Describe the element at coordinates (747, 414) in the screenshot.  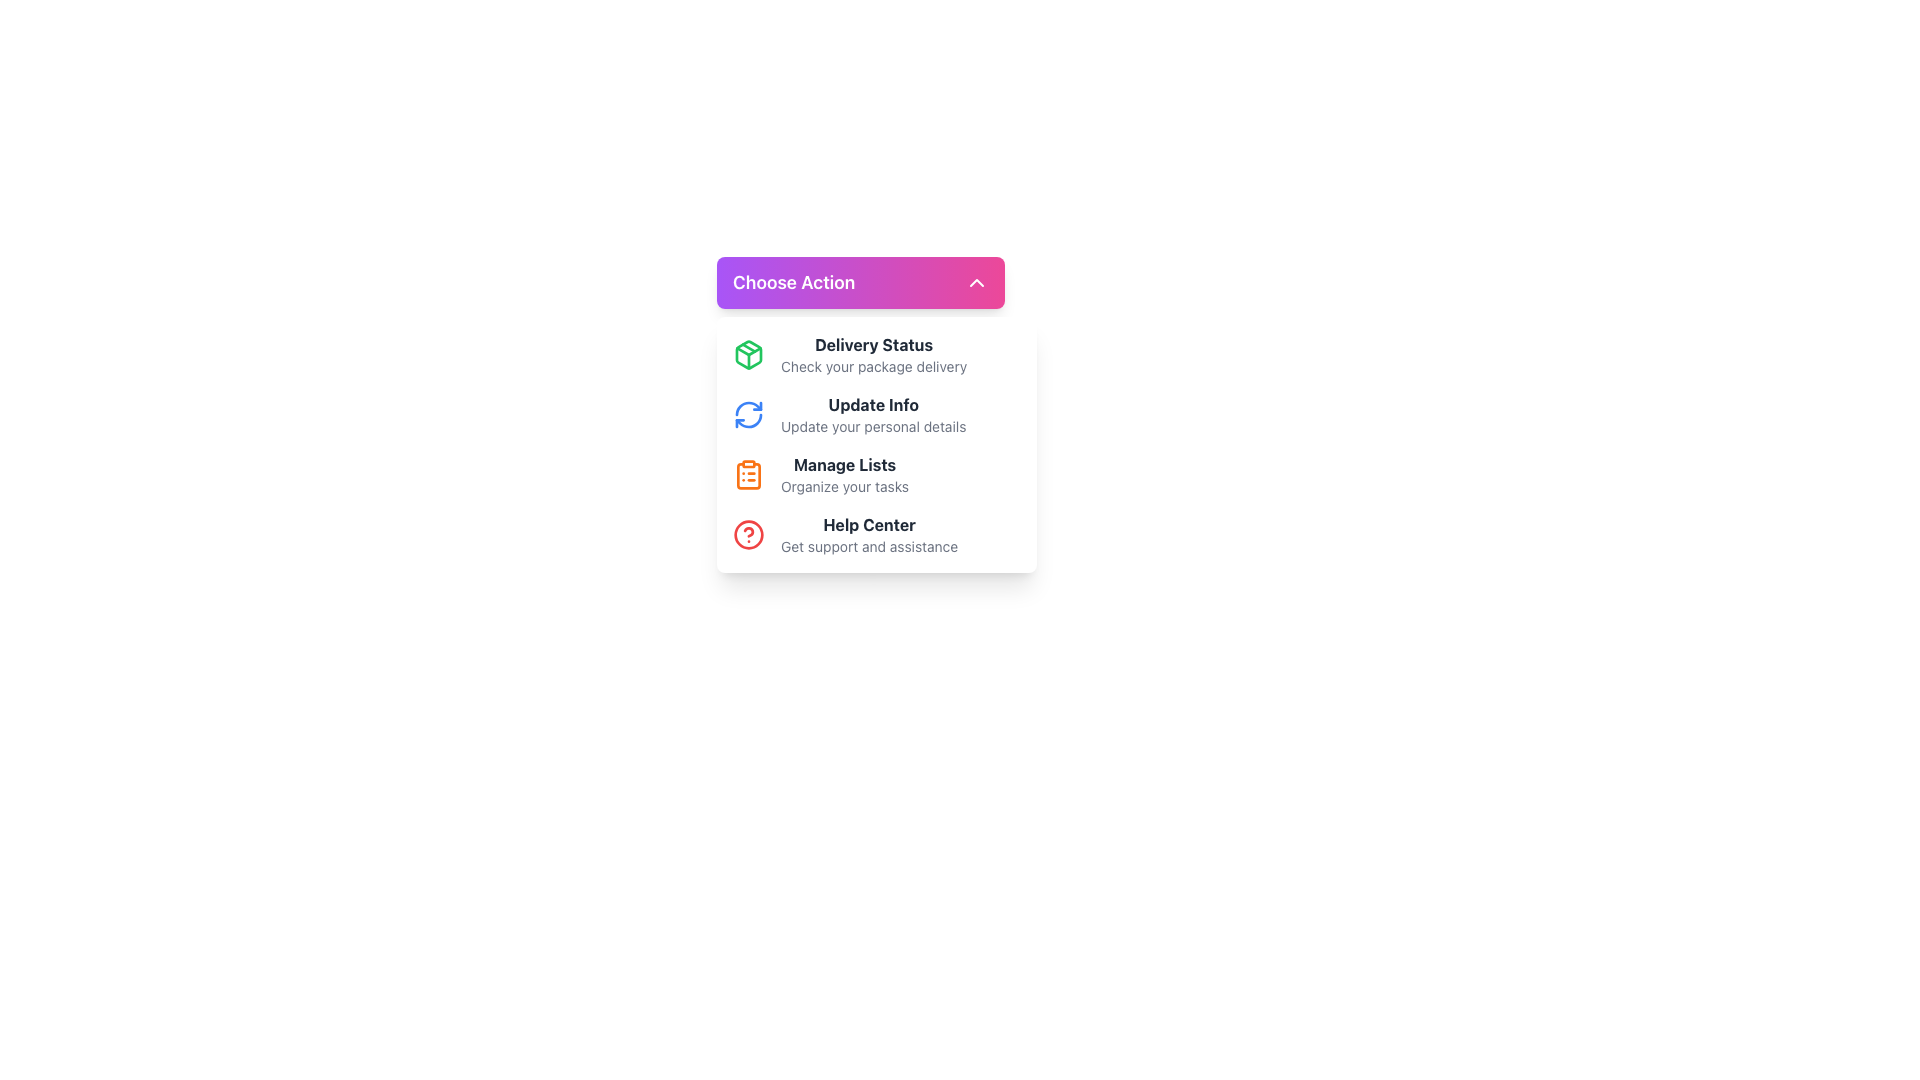
I see `the circular blue refresh icon located next to the 'Update Info' text to initiate interaction` at that location.